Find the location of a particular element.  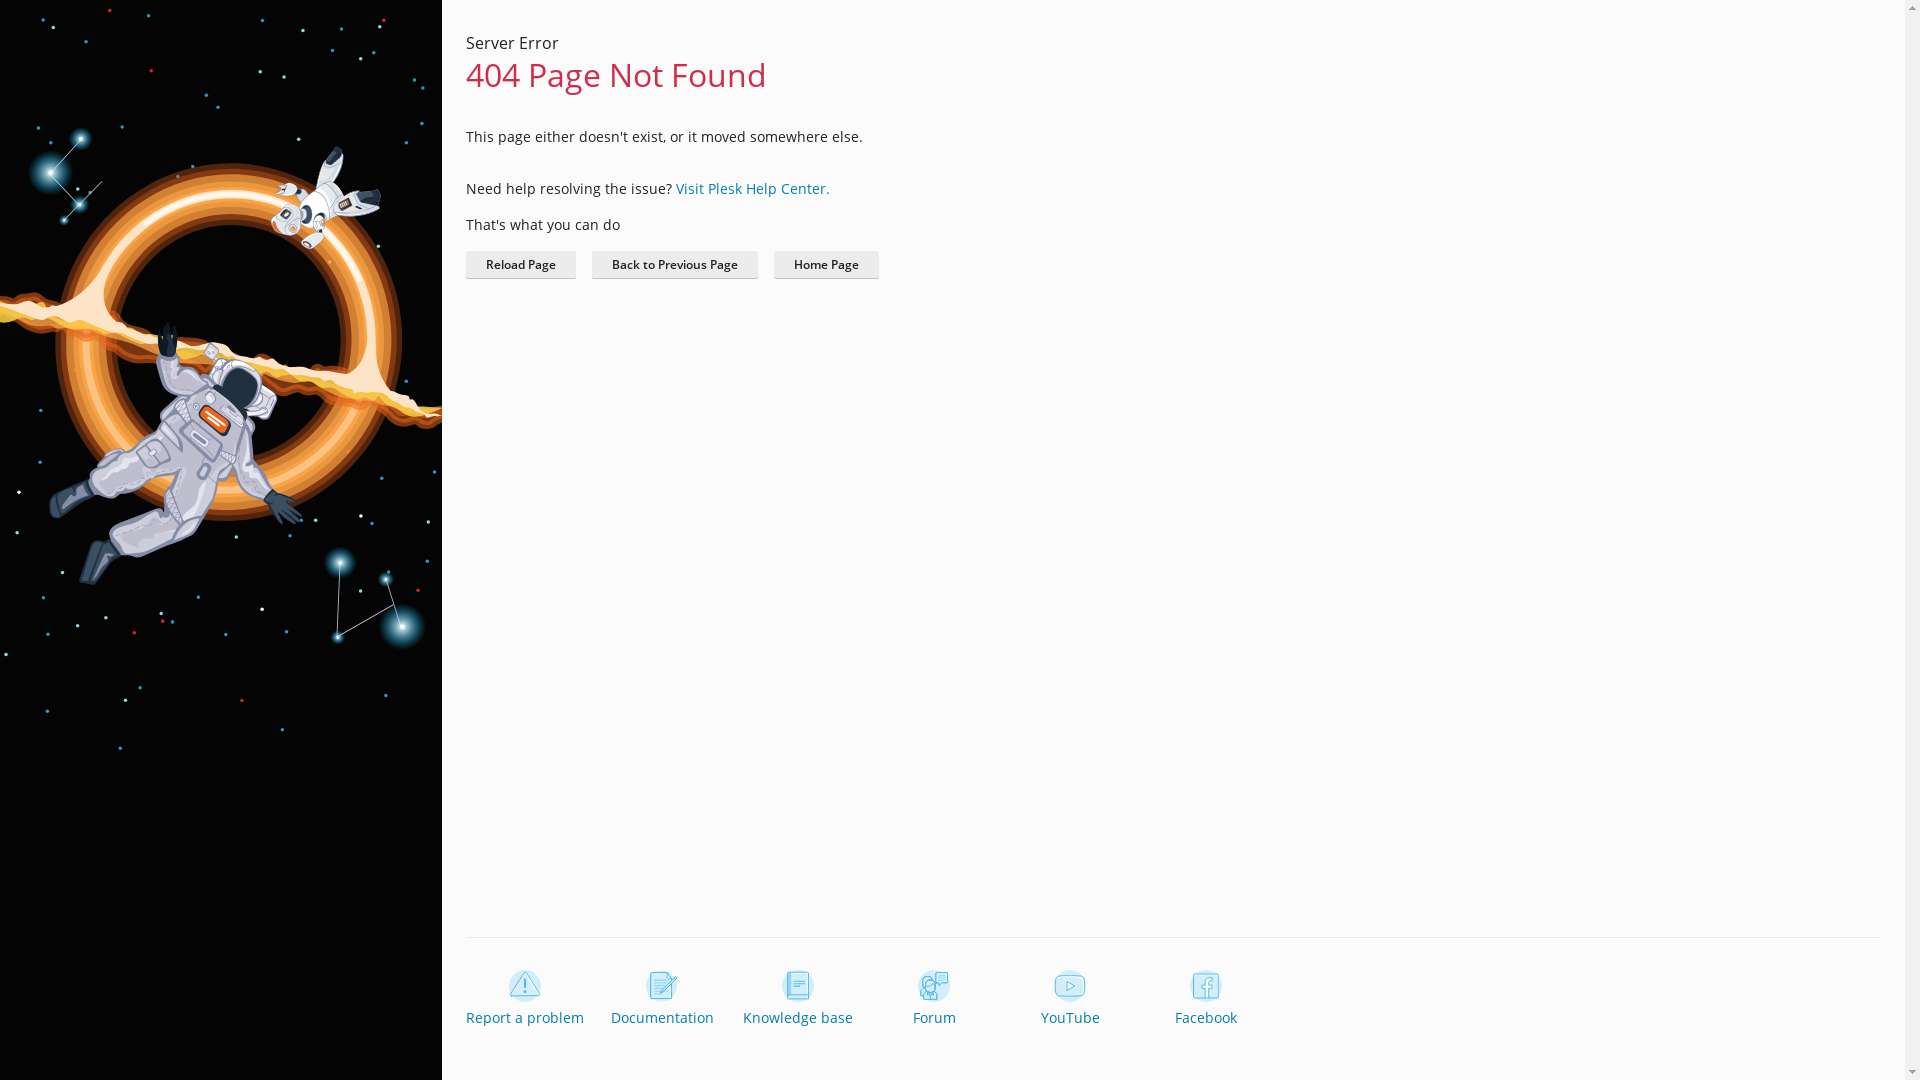

'Home Page' is located at coordinates (772, 264).